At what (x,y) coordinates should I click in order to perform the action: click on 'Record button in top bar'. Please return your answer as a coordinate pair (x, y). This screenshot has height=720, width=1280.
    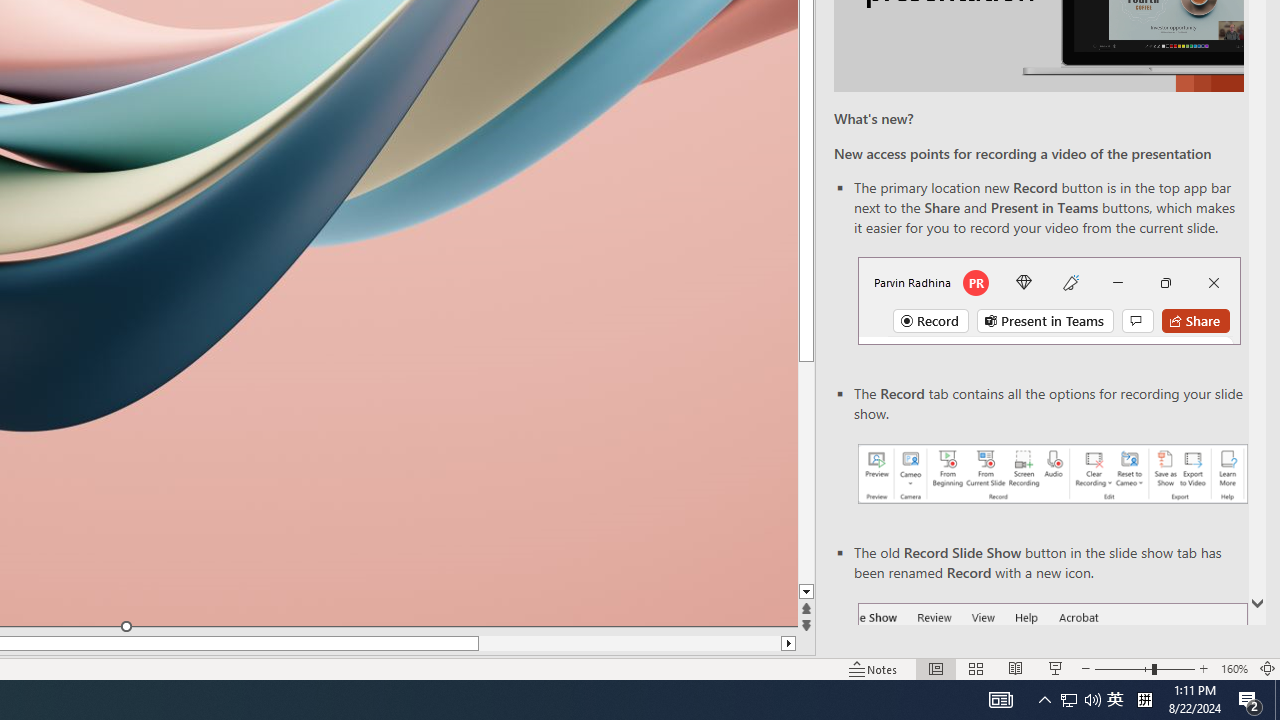
    Looking at the image, I should click on (1048, 300).